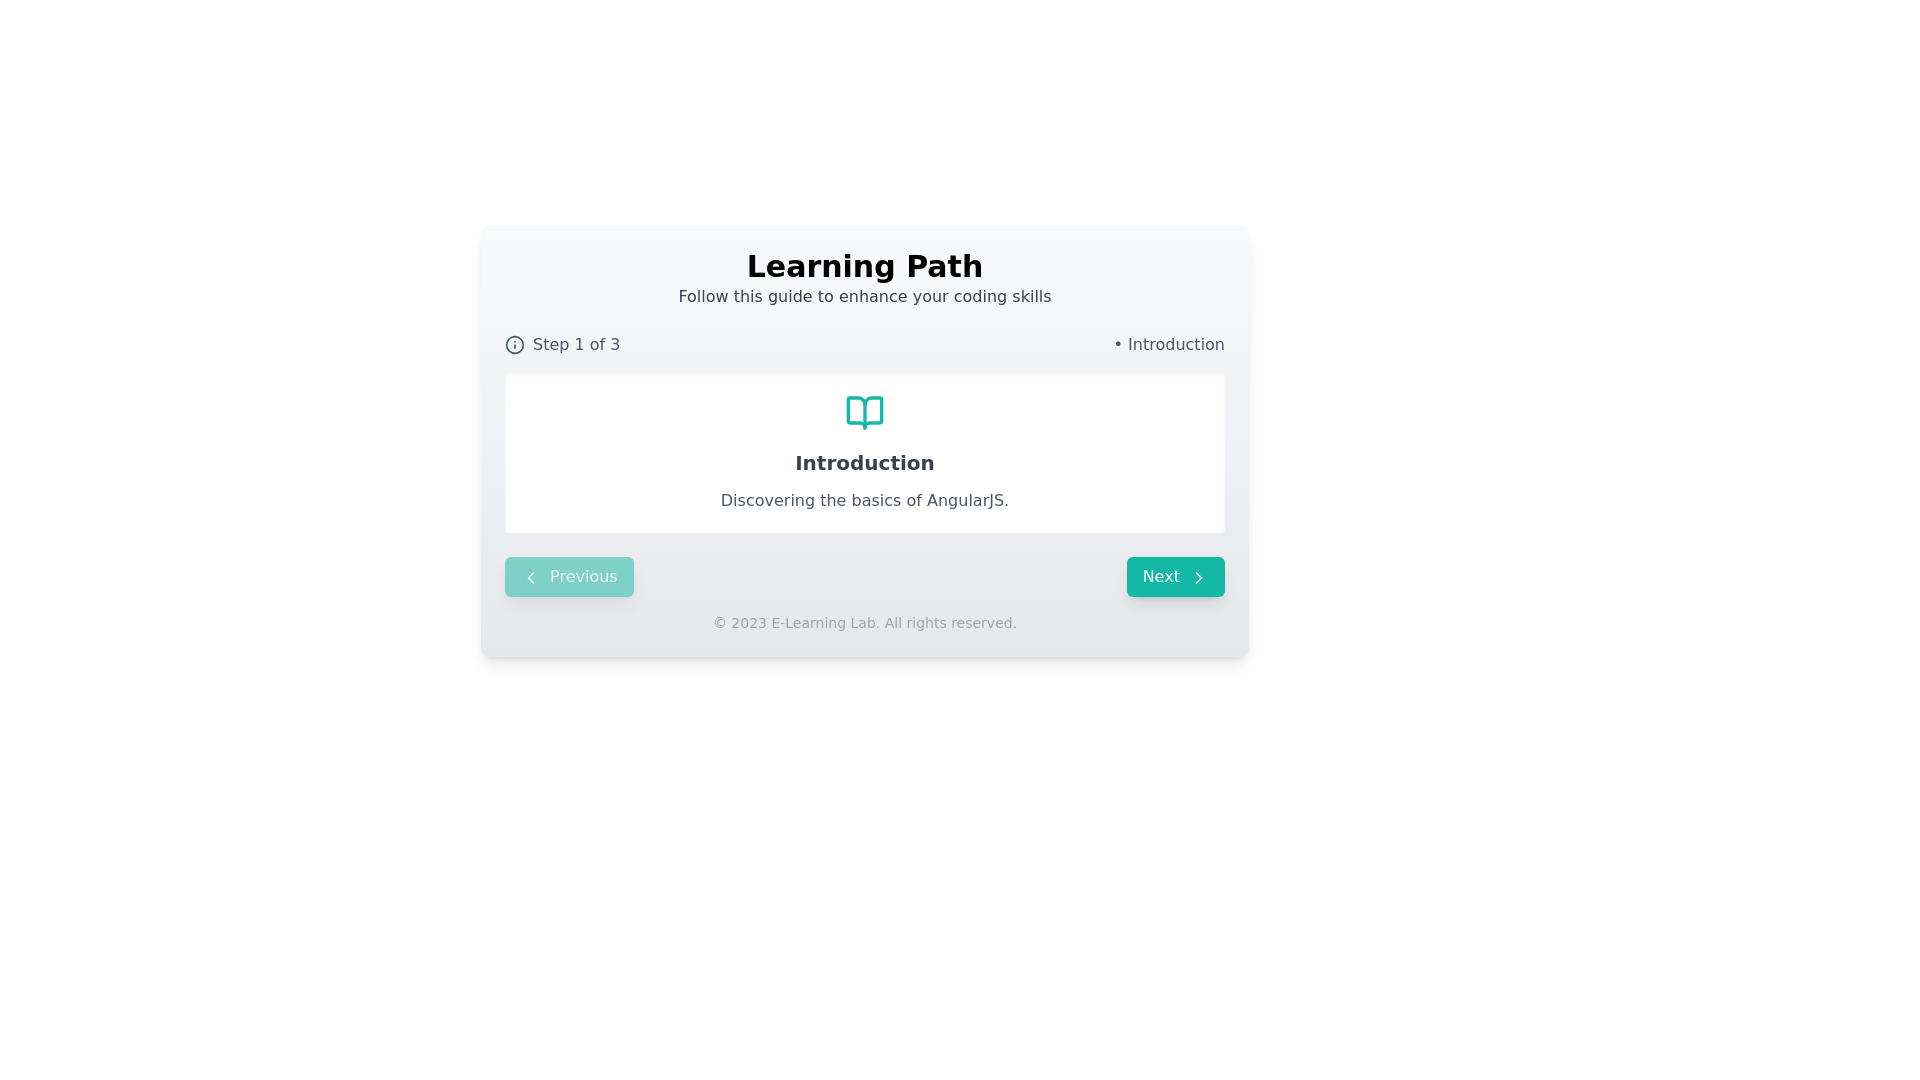 The width and height of the screenshot is (1920, 1080). What do you see at coordinates (561, 343) in the screenshot?
I see `the Progress text display containing the phrase 'Step 1 of 3', which is styled with a gray font and located to the left of the 'Introduction' text` at bounding box center [561, 343].